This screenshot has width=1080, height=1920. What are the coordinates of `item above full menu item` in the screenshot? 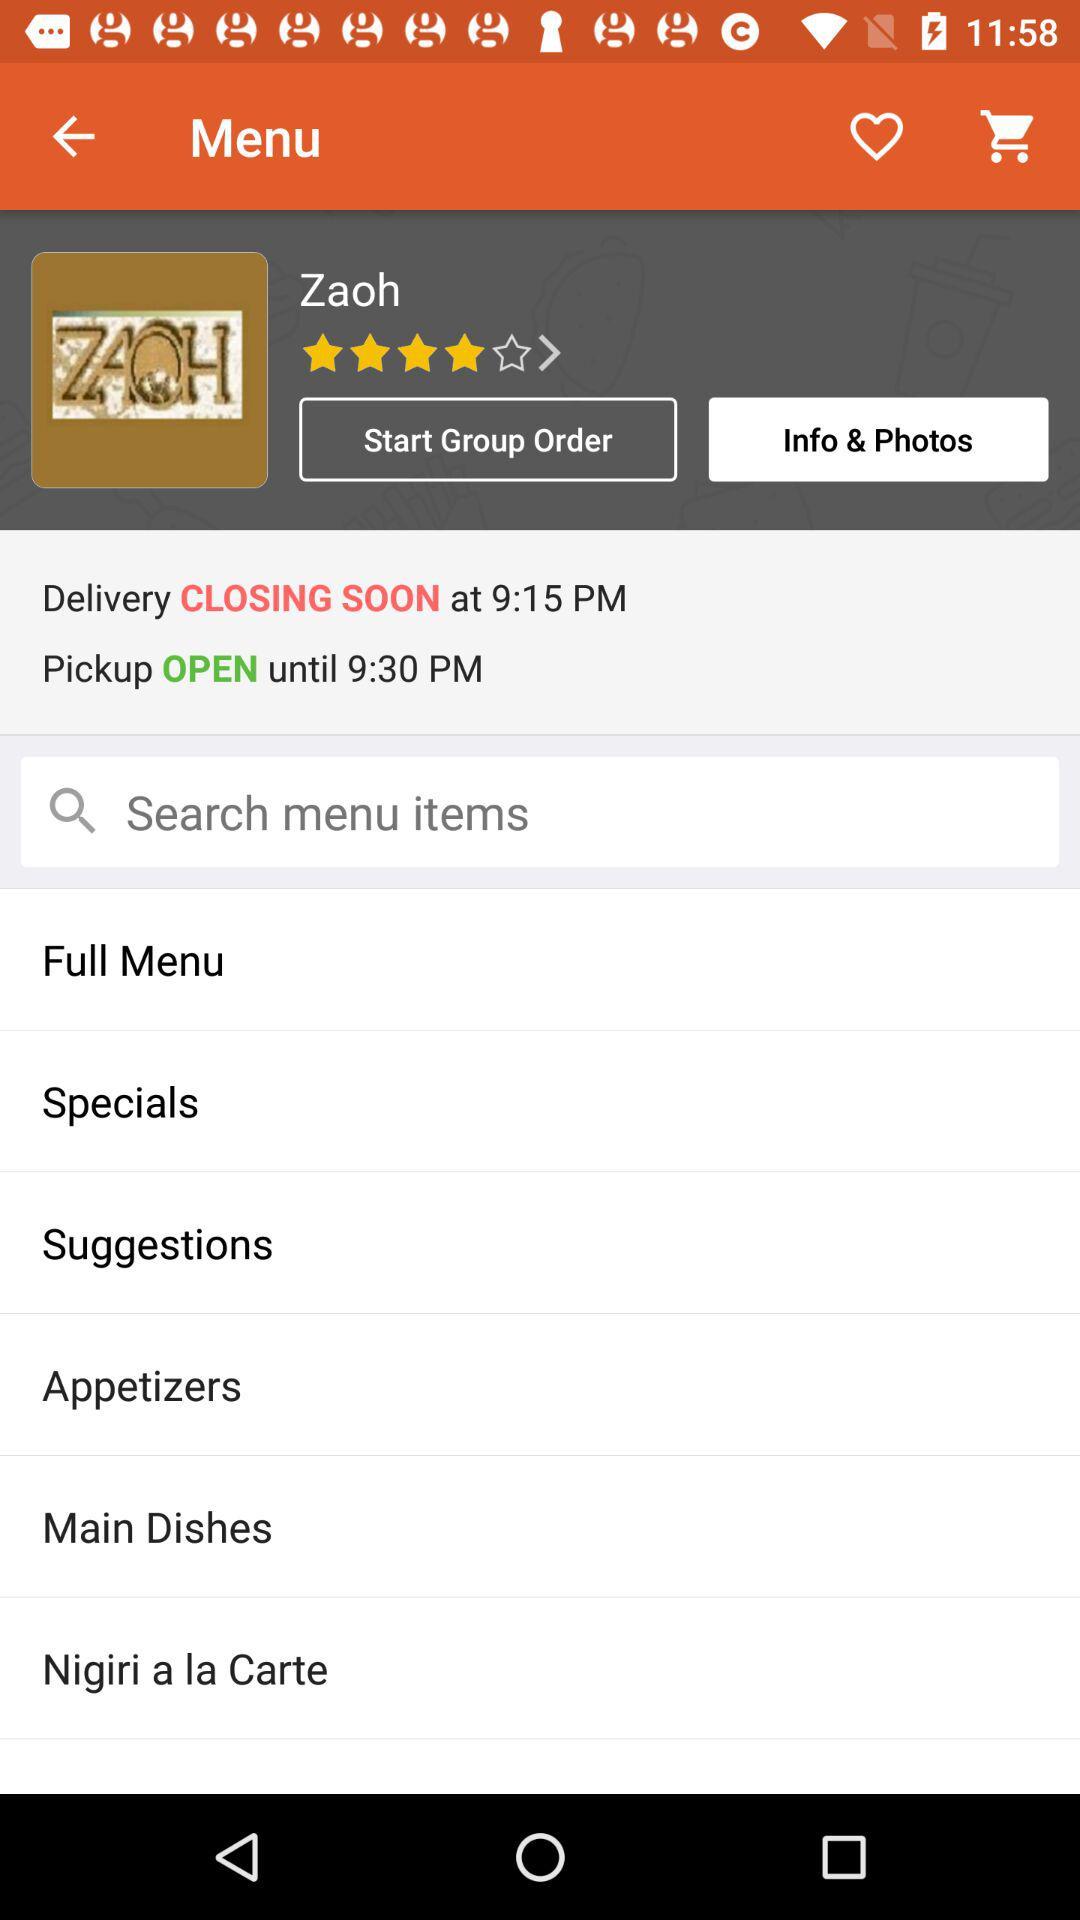 It's located at (540, 811).